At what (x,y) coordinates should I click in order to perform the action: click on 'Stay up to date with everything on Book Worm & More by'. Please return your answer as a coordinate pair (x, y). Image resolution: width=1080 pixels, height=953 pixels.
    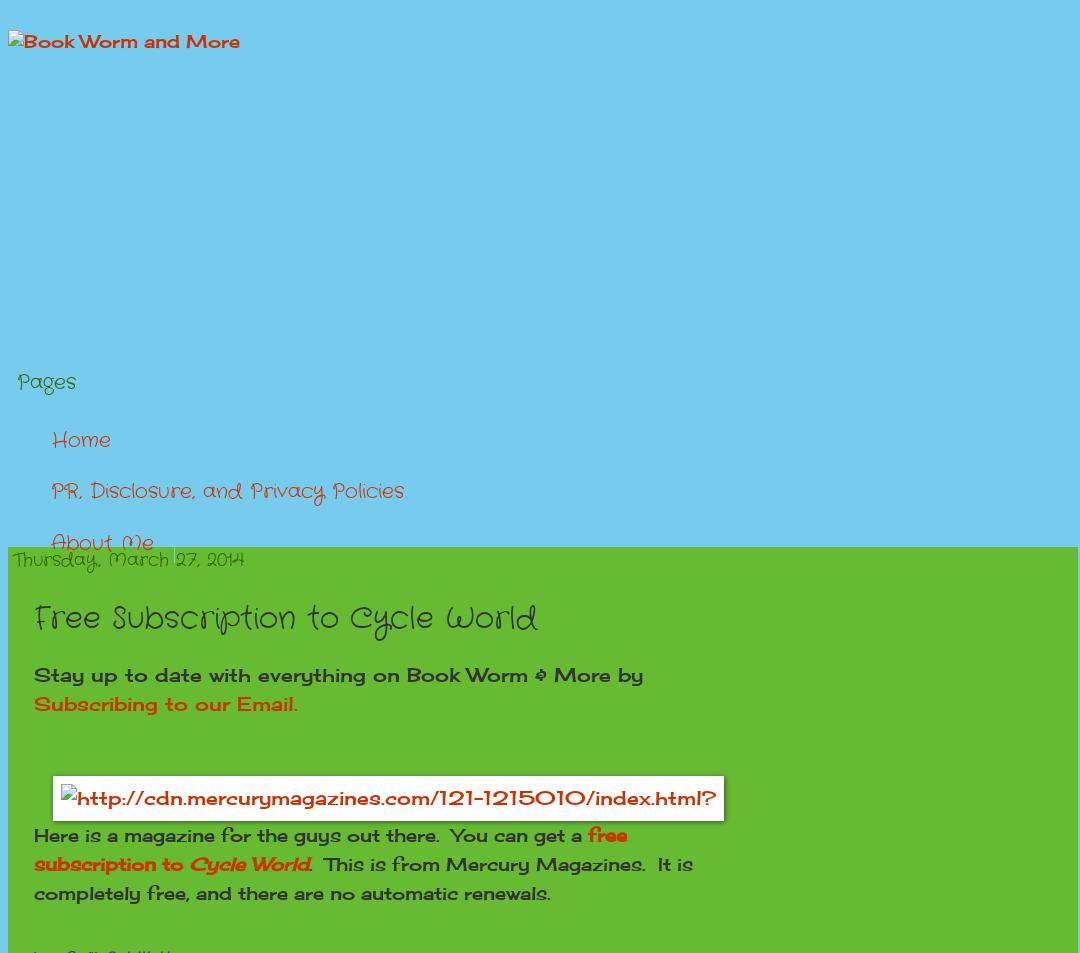
    Looking at the image, I should click on (337, 673).